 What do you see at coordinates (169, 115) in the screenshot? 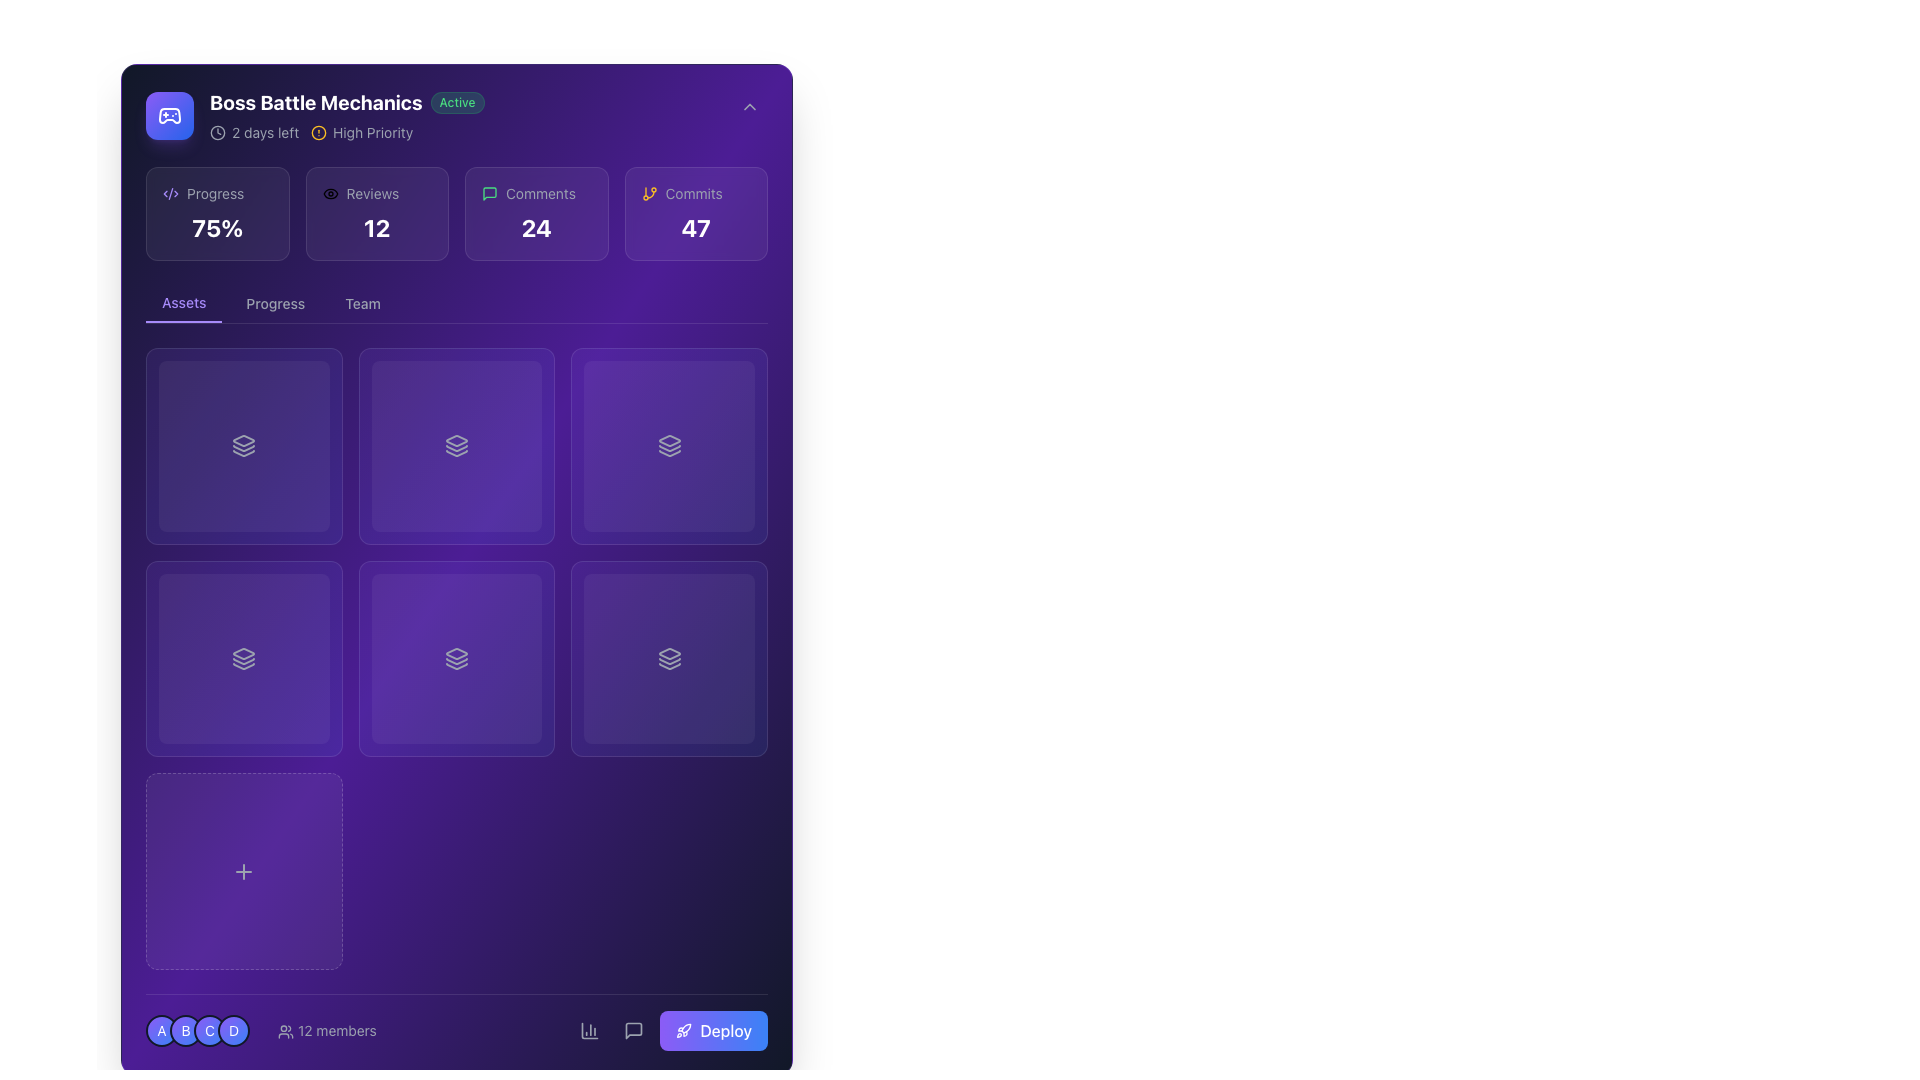
I see `the Gamepad icon located in the top-left section of the interface, next to the project title 'Boss Battle Mechanics' to interact with its functionality` at bounding box center [169, 115].